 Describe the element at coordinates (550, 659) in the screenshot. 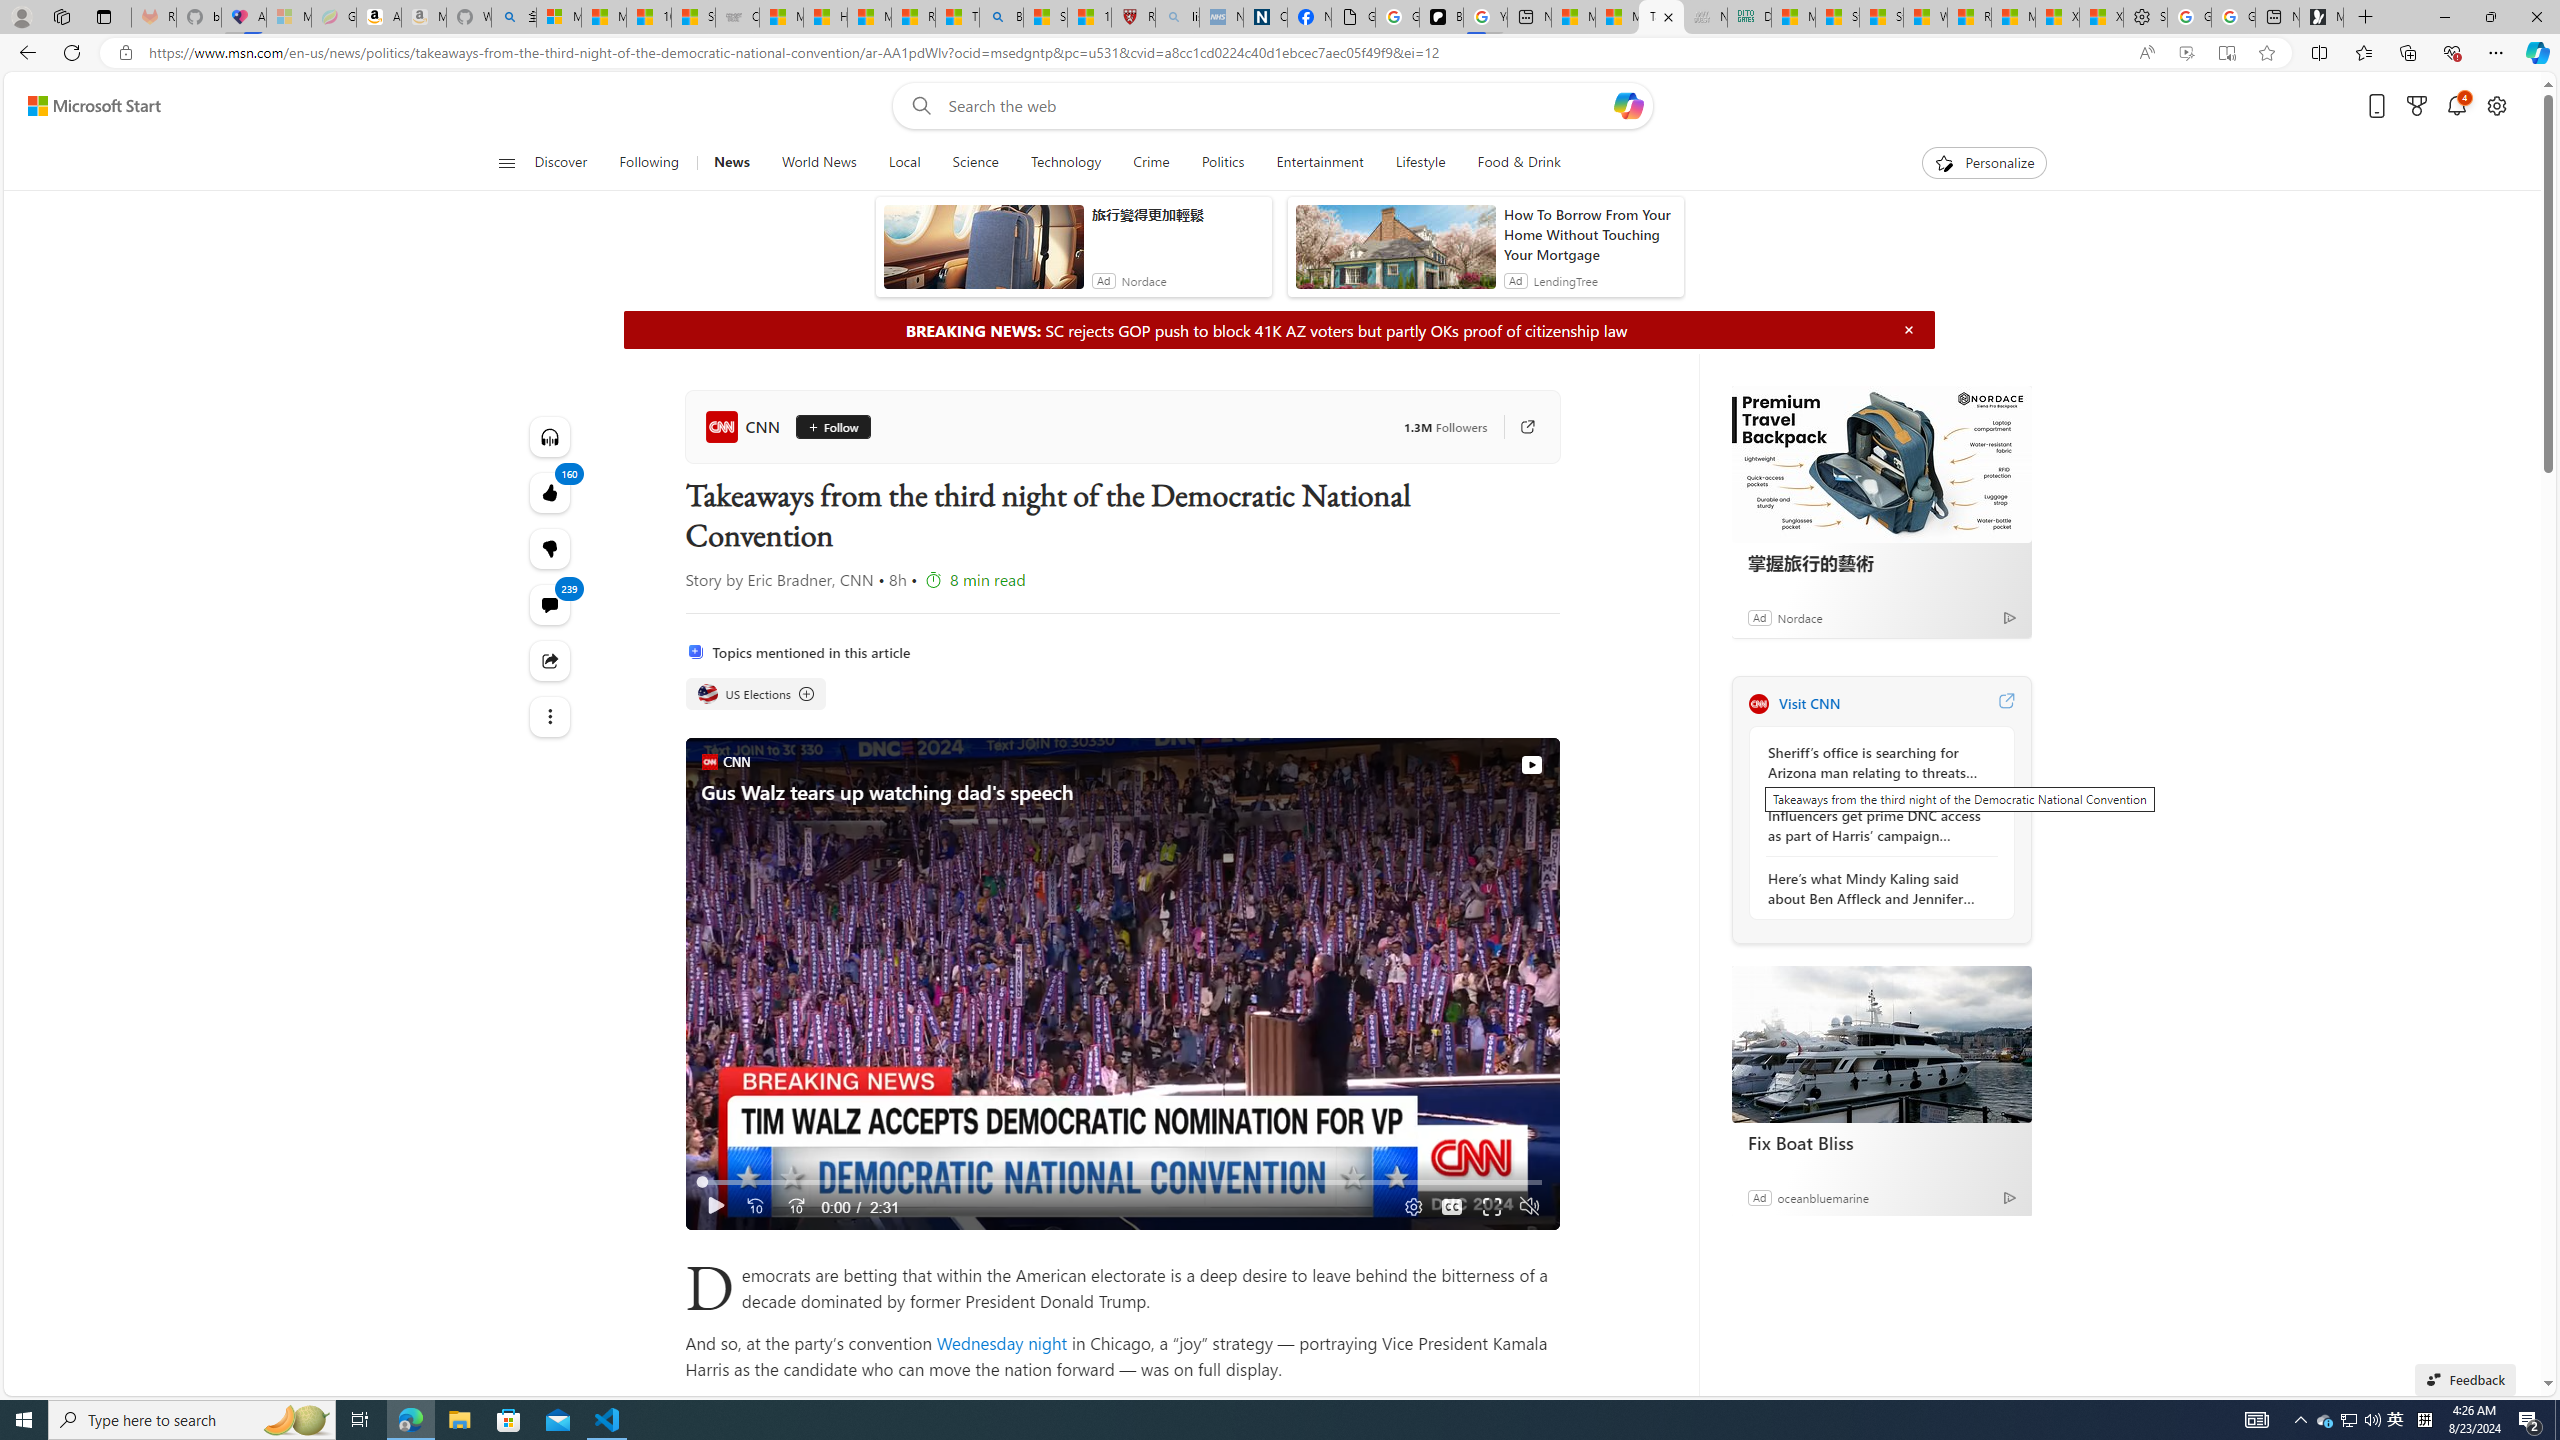

I see `'Share this story'` at that location.